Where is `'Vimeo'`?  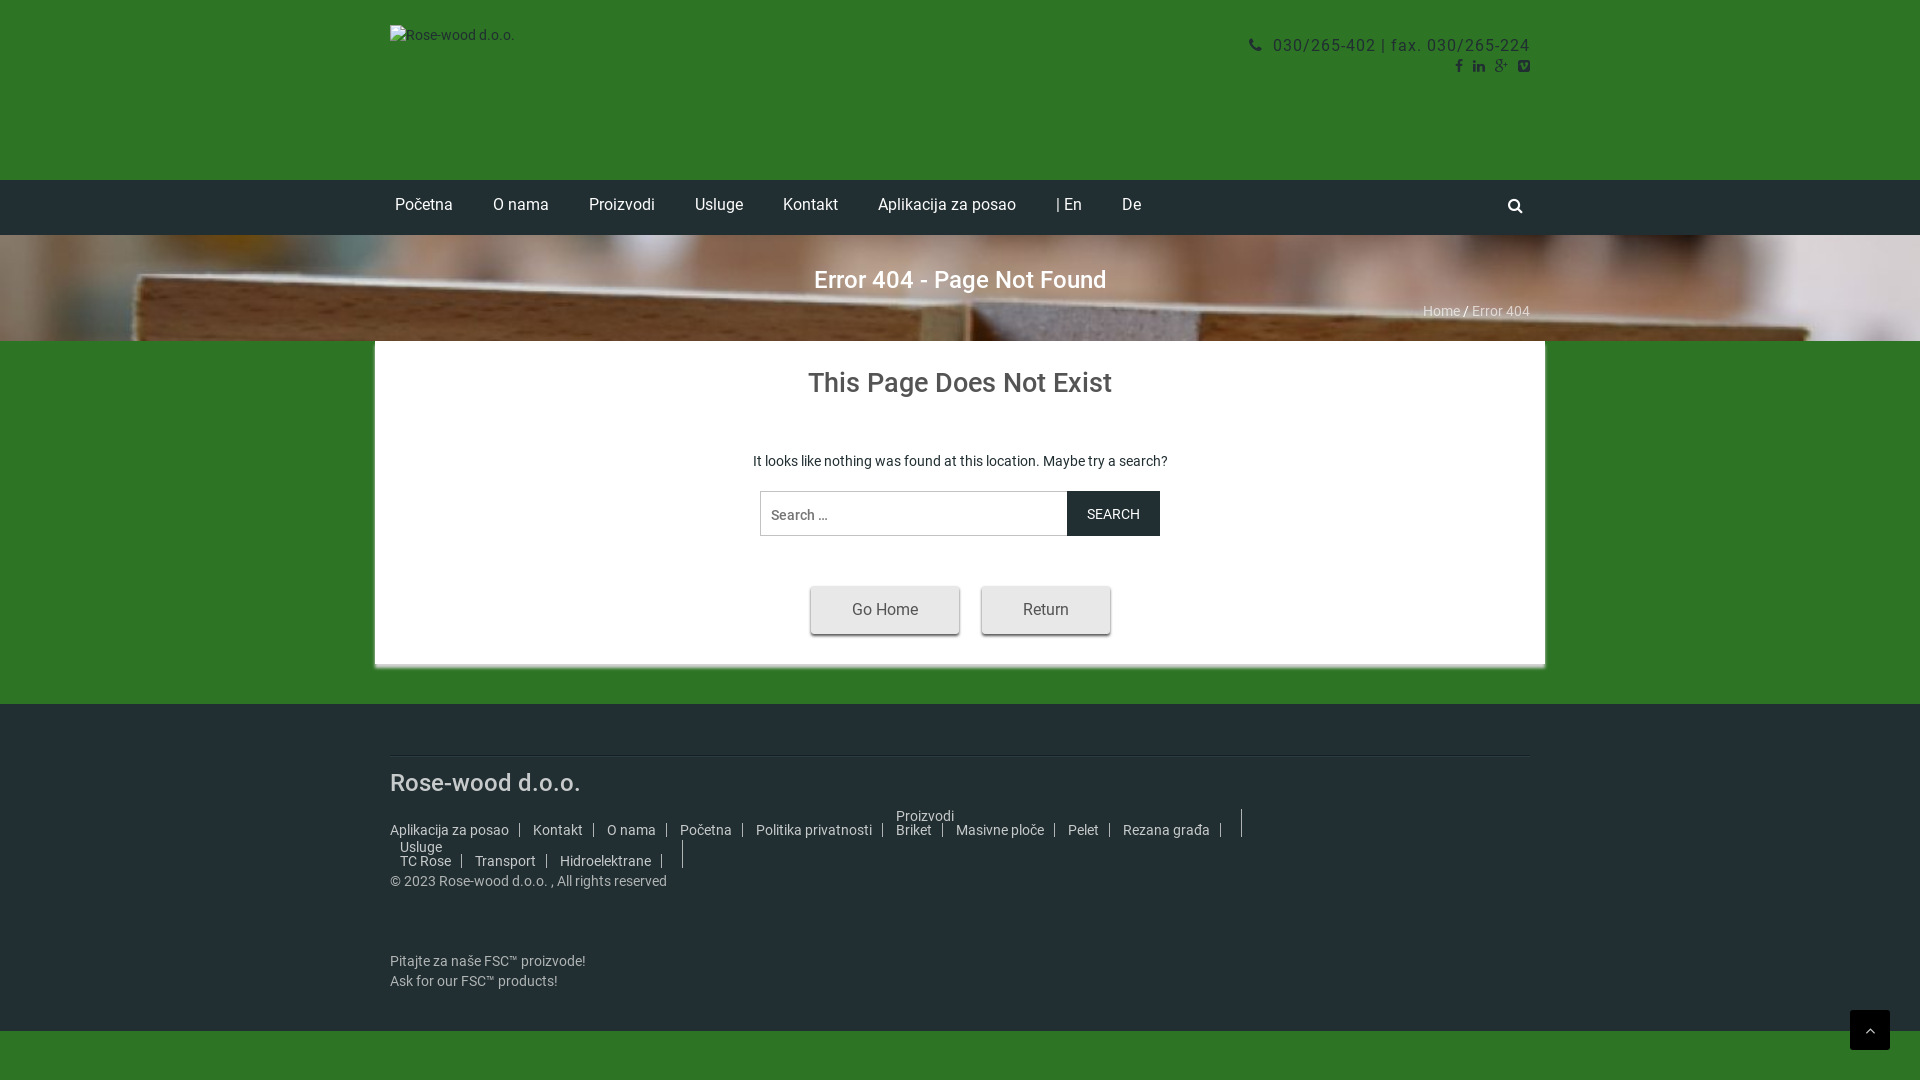 'Vimeo' is located at coordinates (1522, 64).